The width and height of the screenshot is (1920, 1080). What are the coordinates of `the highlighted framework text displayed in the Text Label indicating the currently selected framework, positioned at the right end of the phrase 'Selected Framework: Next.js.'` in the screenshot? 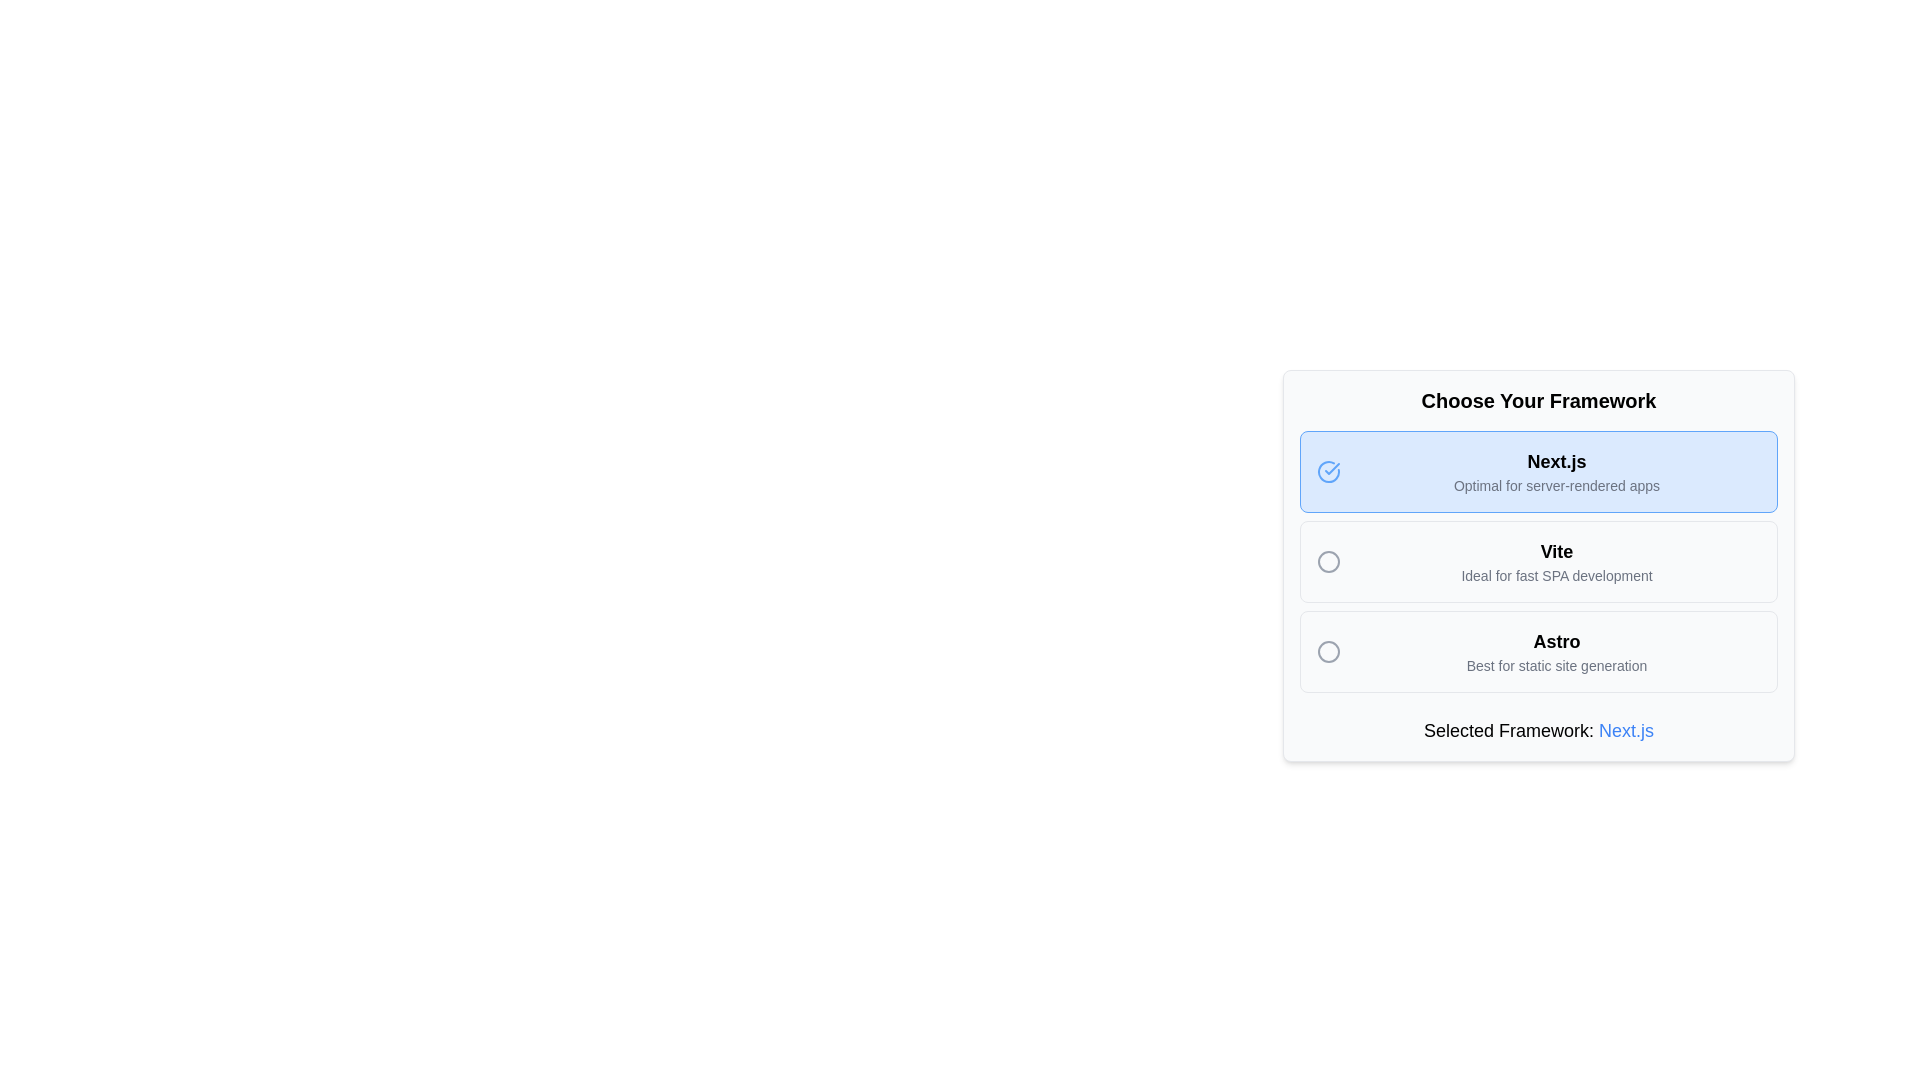 It's located at (1626, 731).